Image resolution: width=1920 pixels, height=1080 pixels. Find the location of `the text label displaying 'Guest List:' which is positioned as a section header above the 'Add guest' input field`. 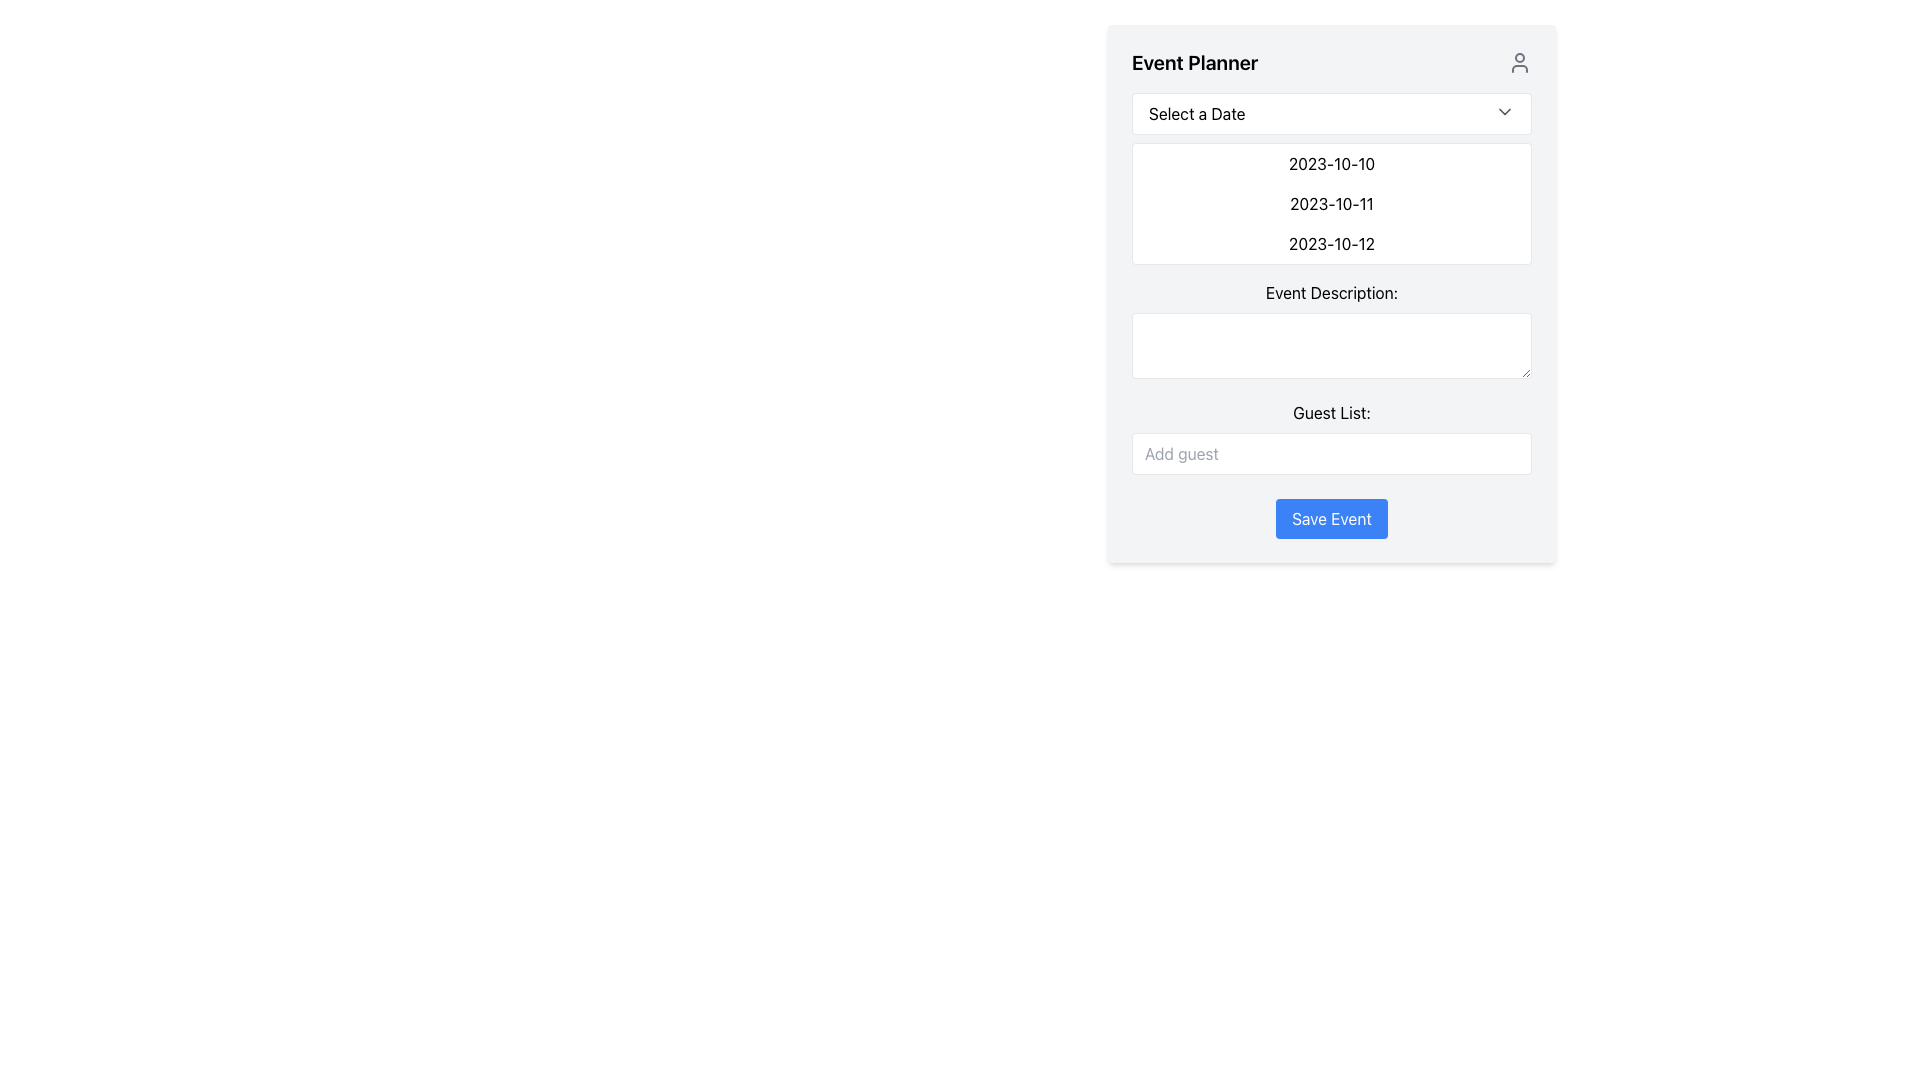

the text label displaying 'Guest List:' which is positioned as a section header above the 'Add guest' input field is located at coordinates (1331, 411).